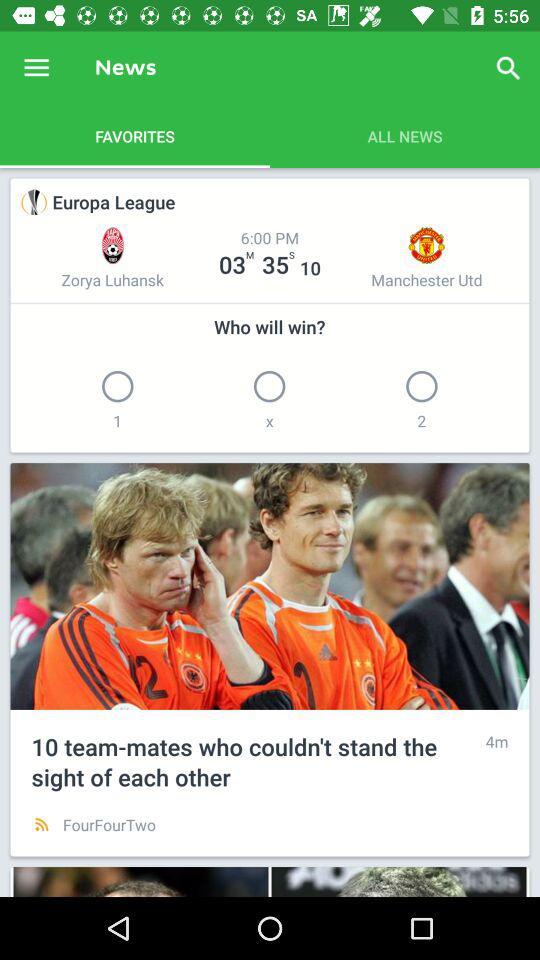 The width and height of the screenshot is (540, 960). I want to click on the item next to the news, so click(508, 68).